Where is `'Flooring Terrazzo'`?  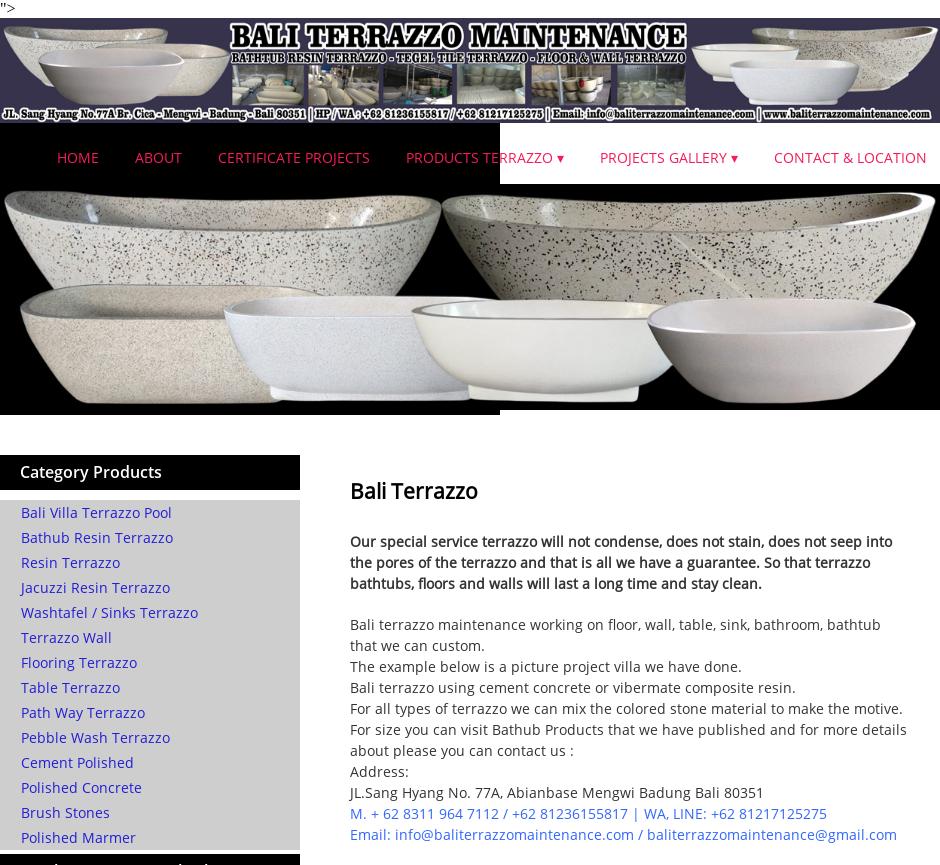
'Flooring Terrazzo' is located at coordinates (77, 662).